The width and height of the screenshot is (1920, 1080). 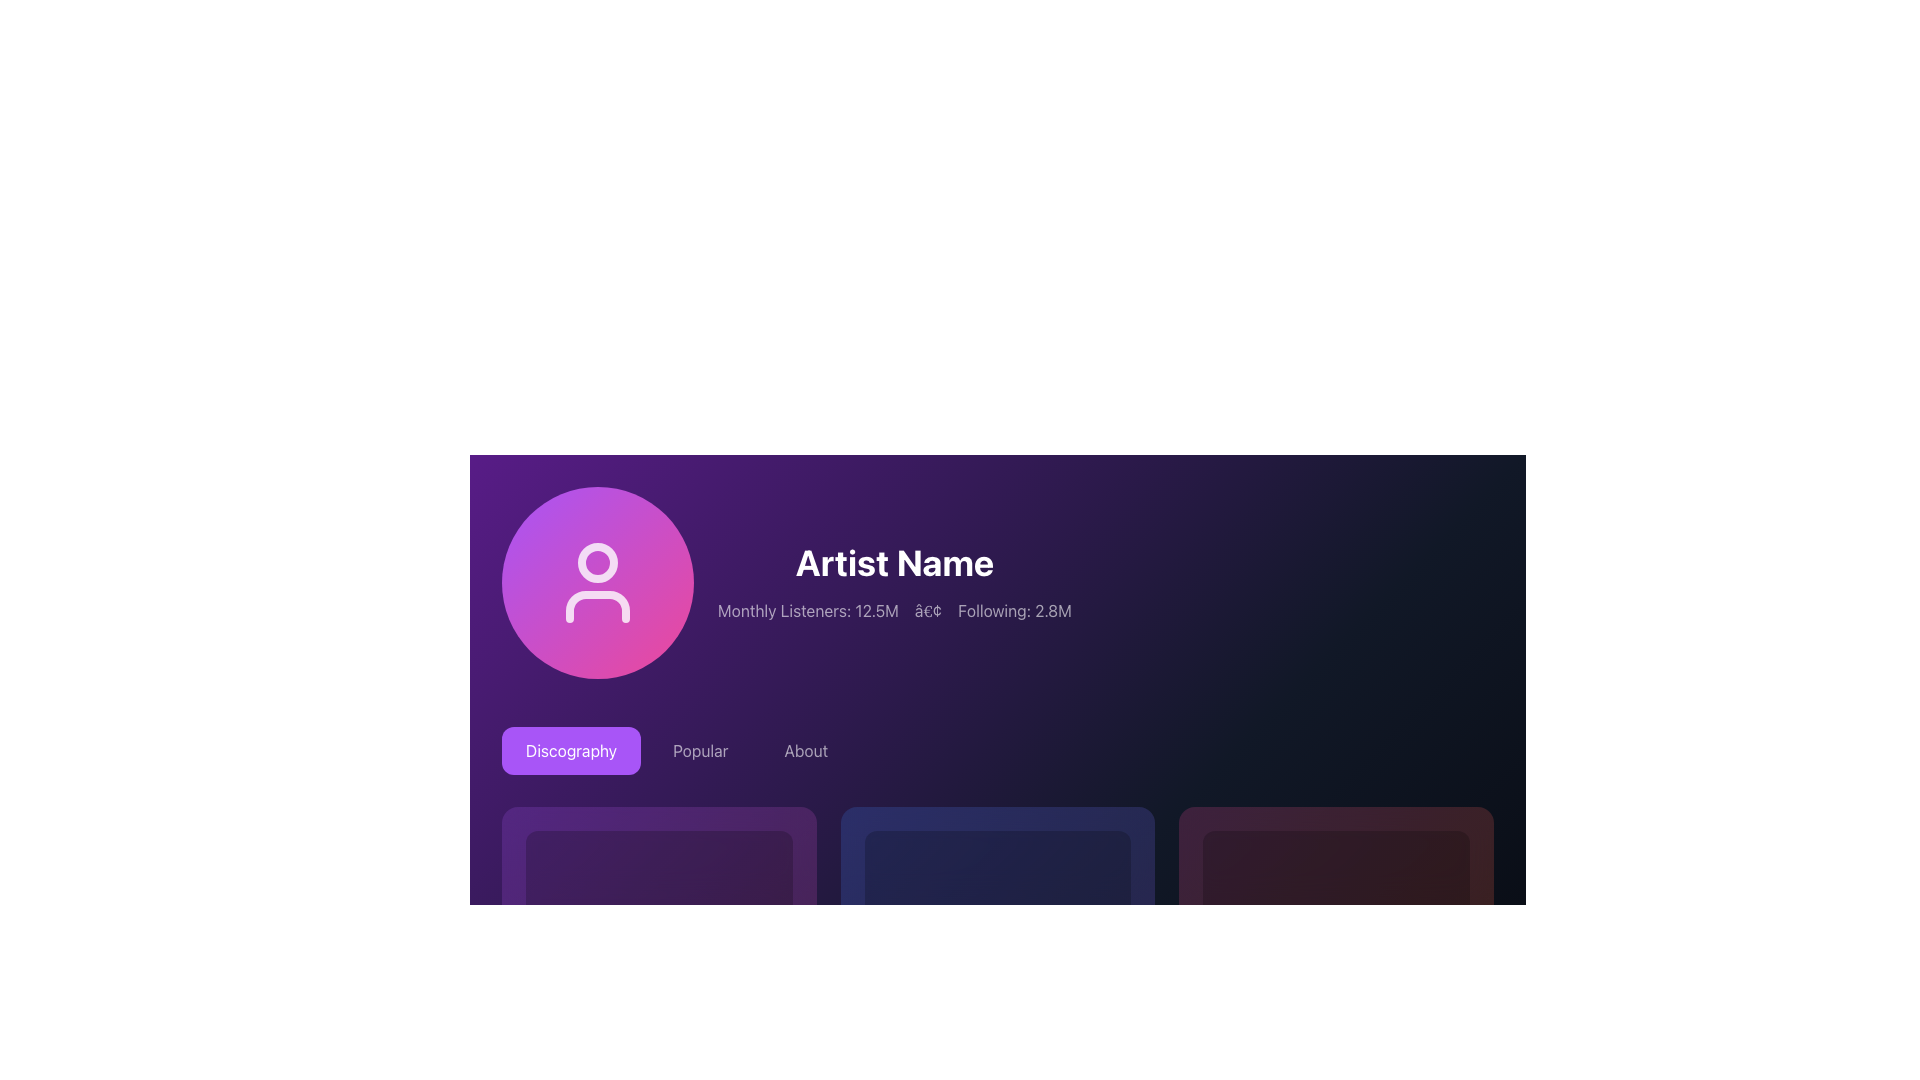 What do you see at coordinates (700, 751) in the screenshot?
I see `the 'Popular' button, which is a light-colored rectangular button with rounded corners located between the 'Discography' and 'About' buttons in the navigation area` at bounding box center [700, 751].